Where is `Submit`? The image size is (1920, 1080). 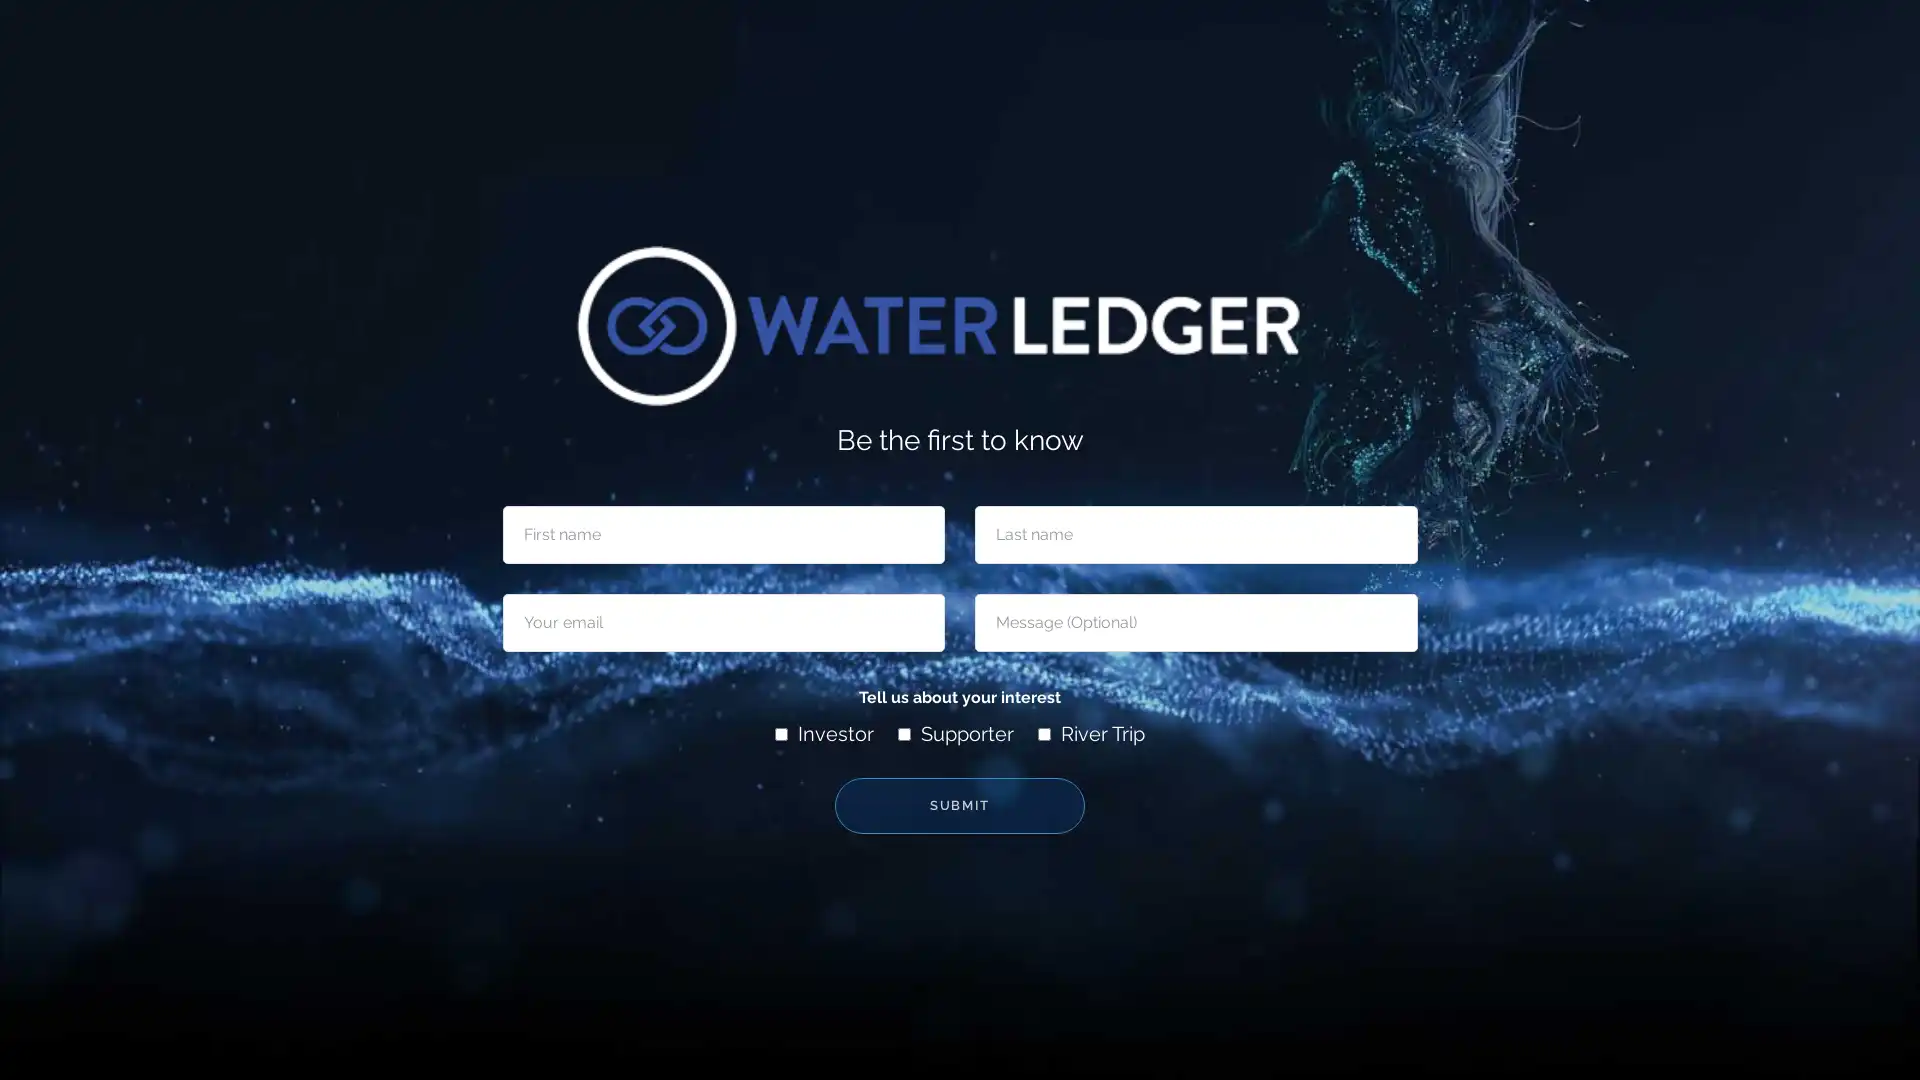 Submit is located at coordinates (960, 804).